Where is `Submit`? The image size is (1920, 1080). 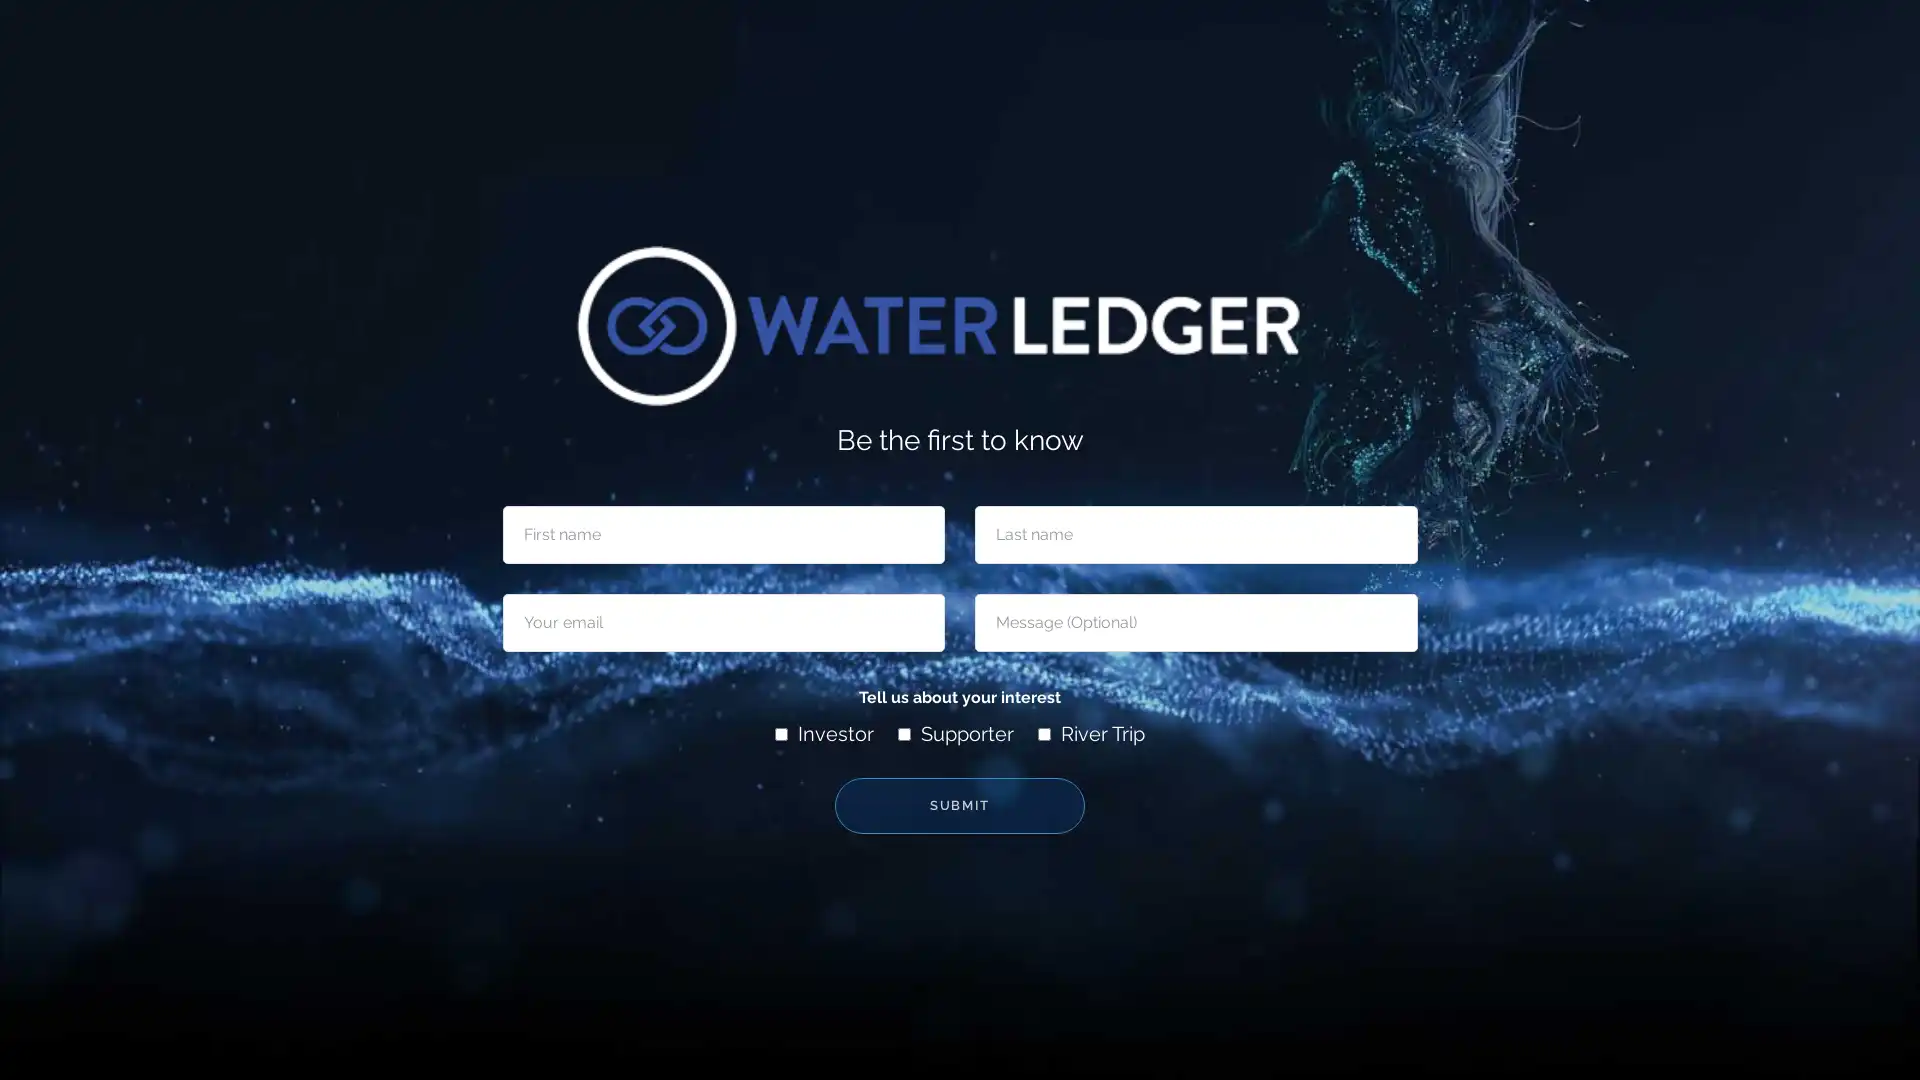 Submit is located at coordinates (960, 804).